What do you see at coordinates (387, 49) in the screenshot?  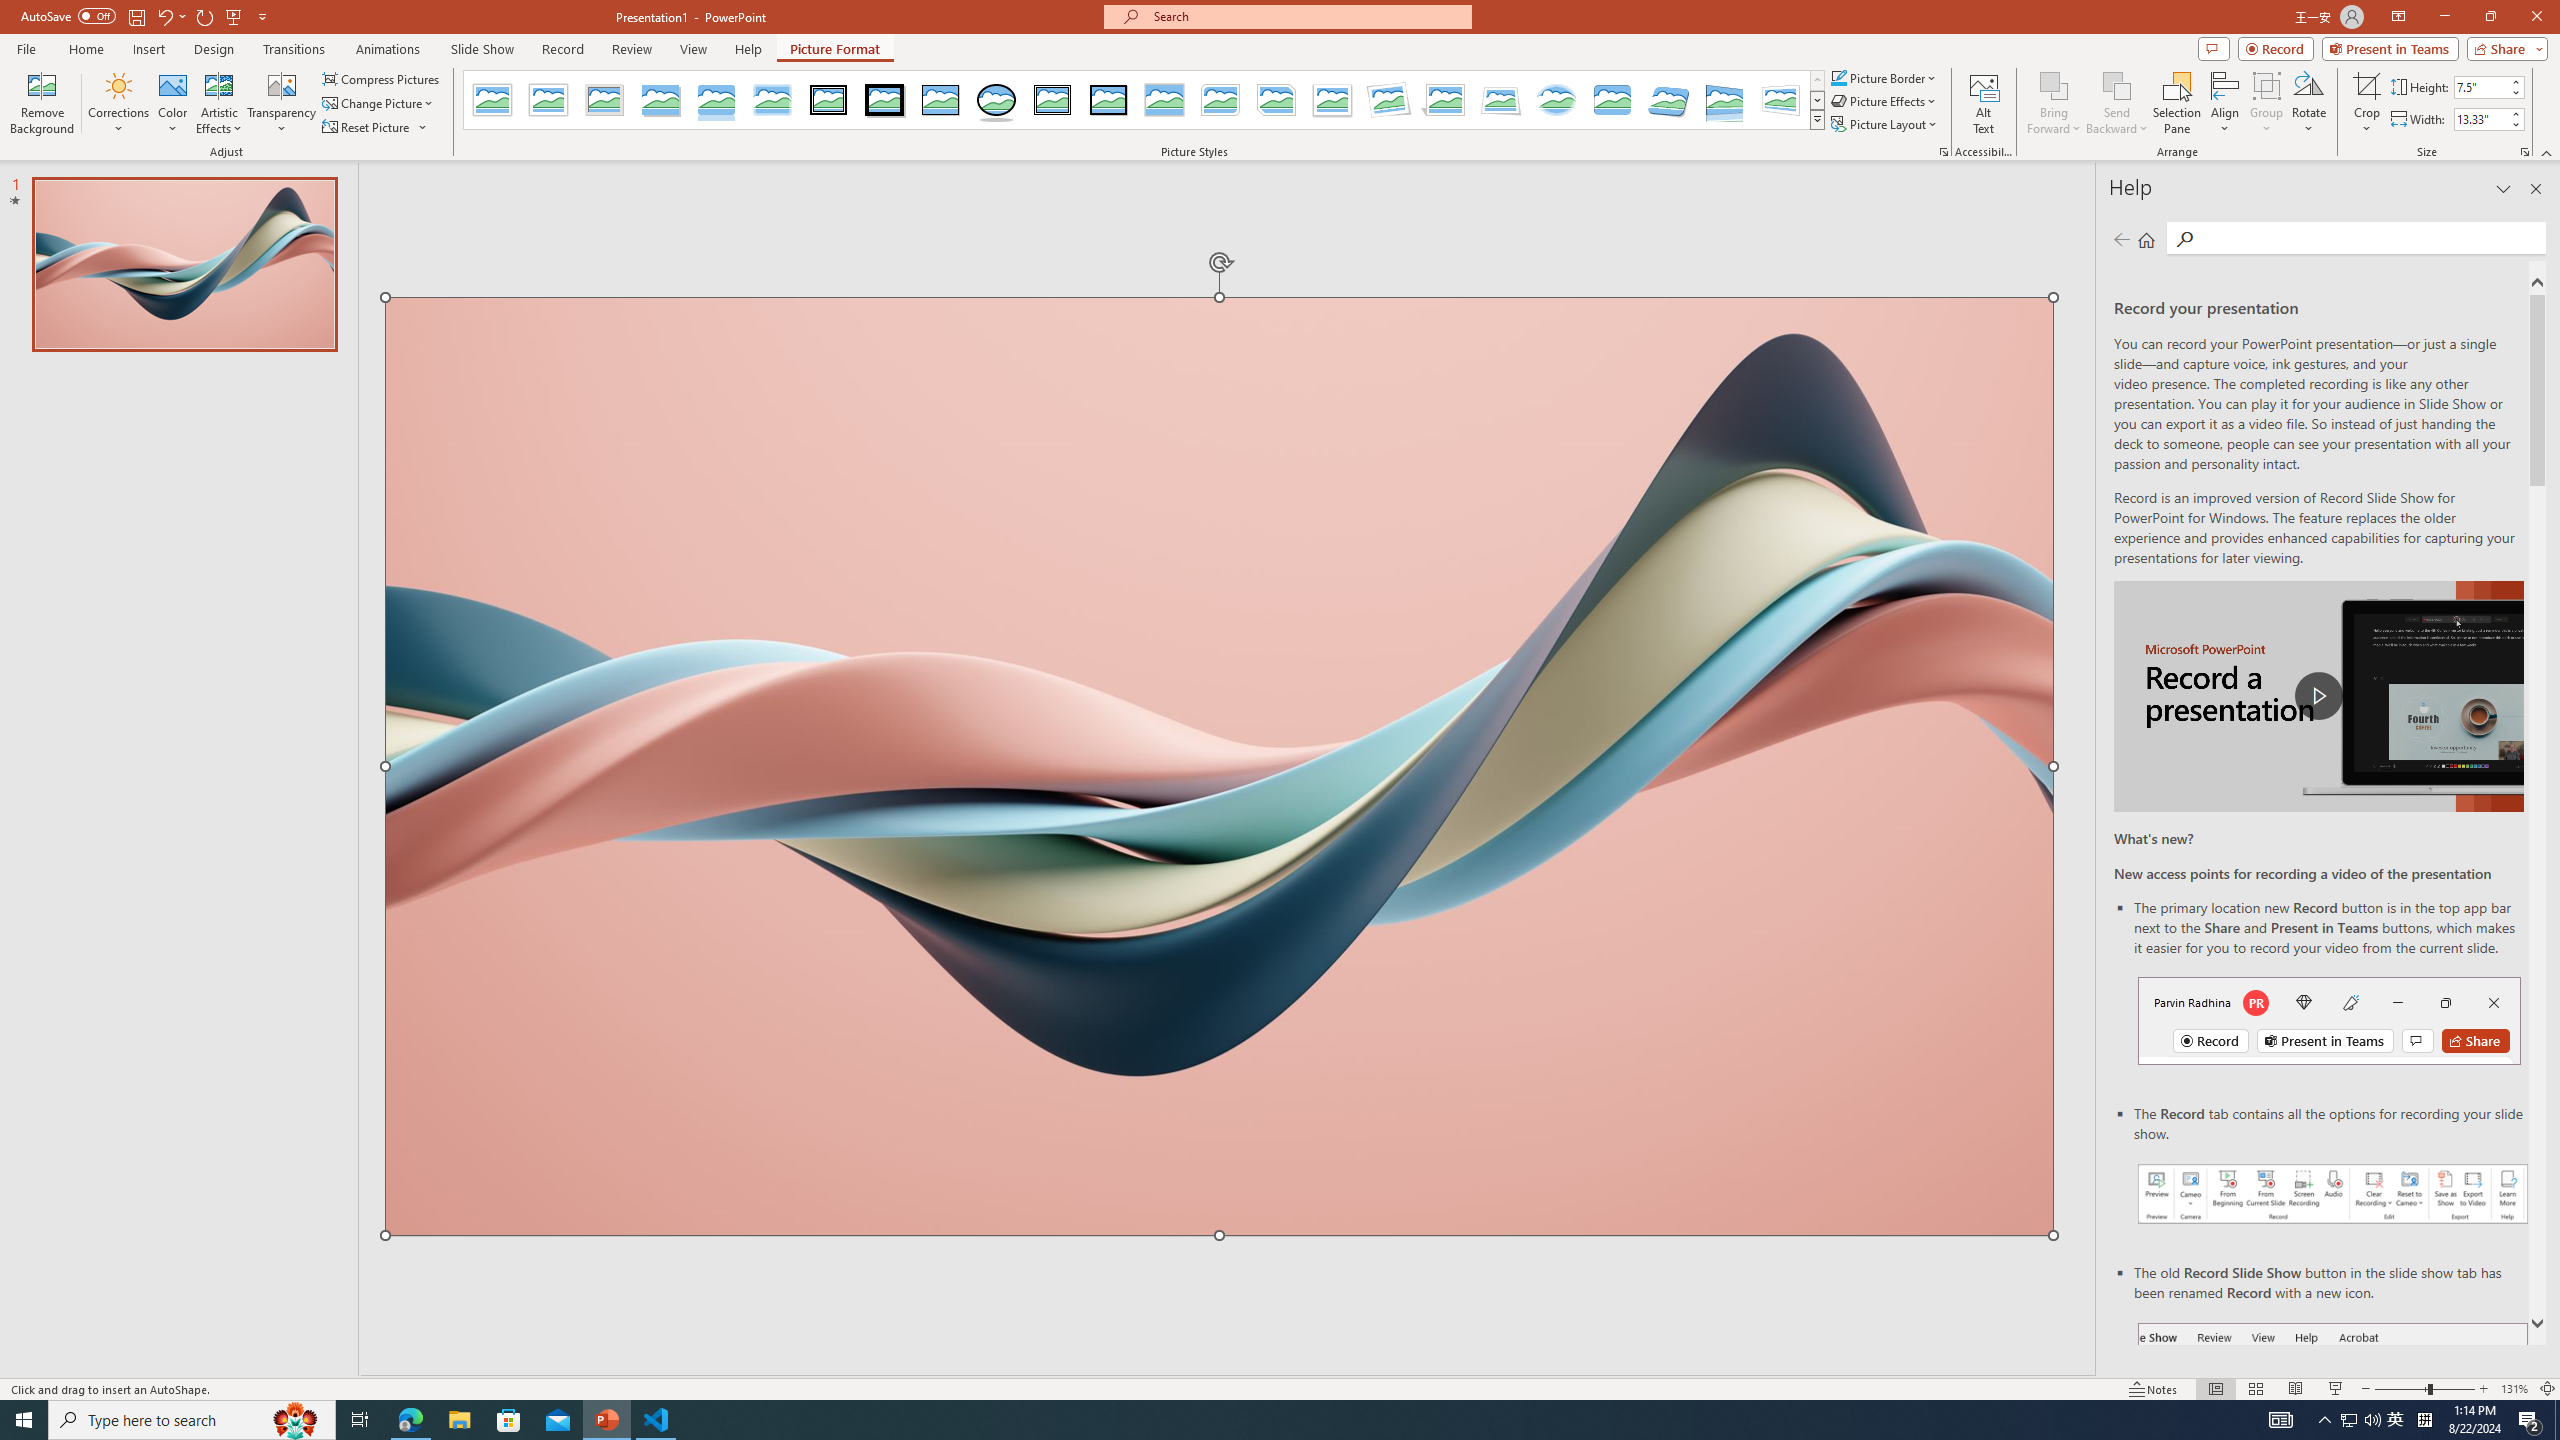 I see `'Animations'` at bounding box center [387, 49].